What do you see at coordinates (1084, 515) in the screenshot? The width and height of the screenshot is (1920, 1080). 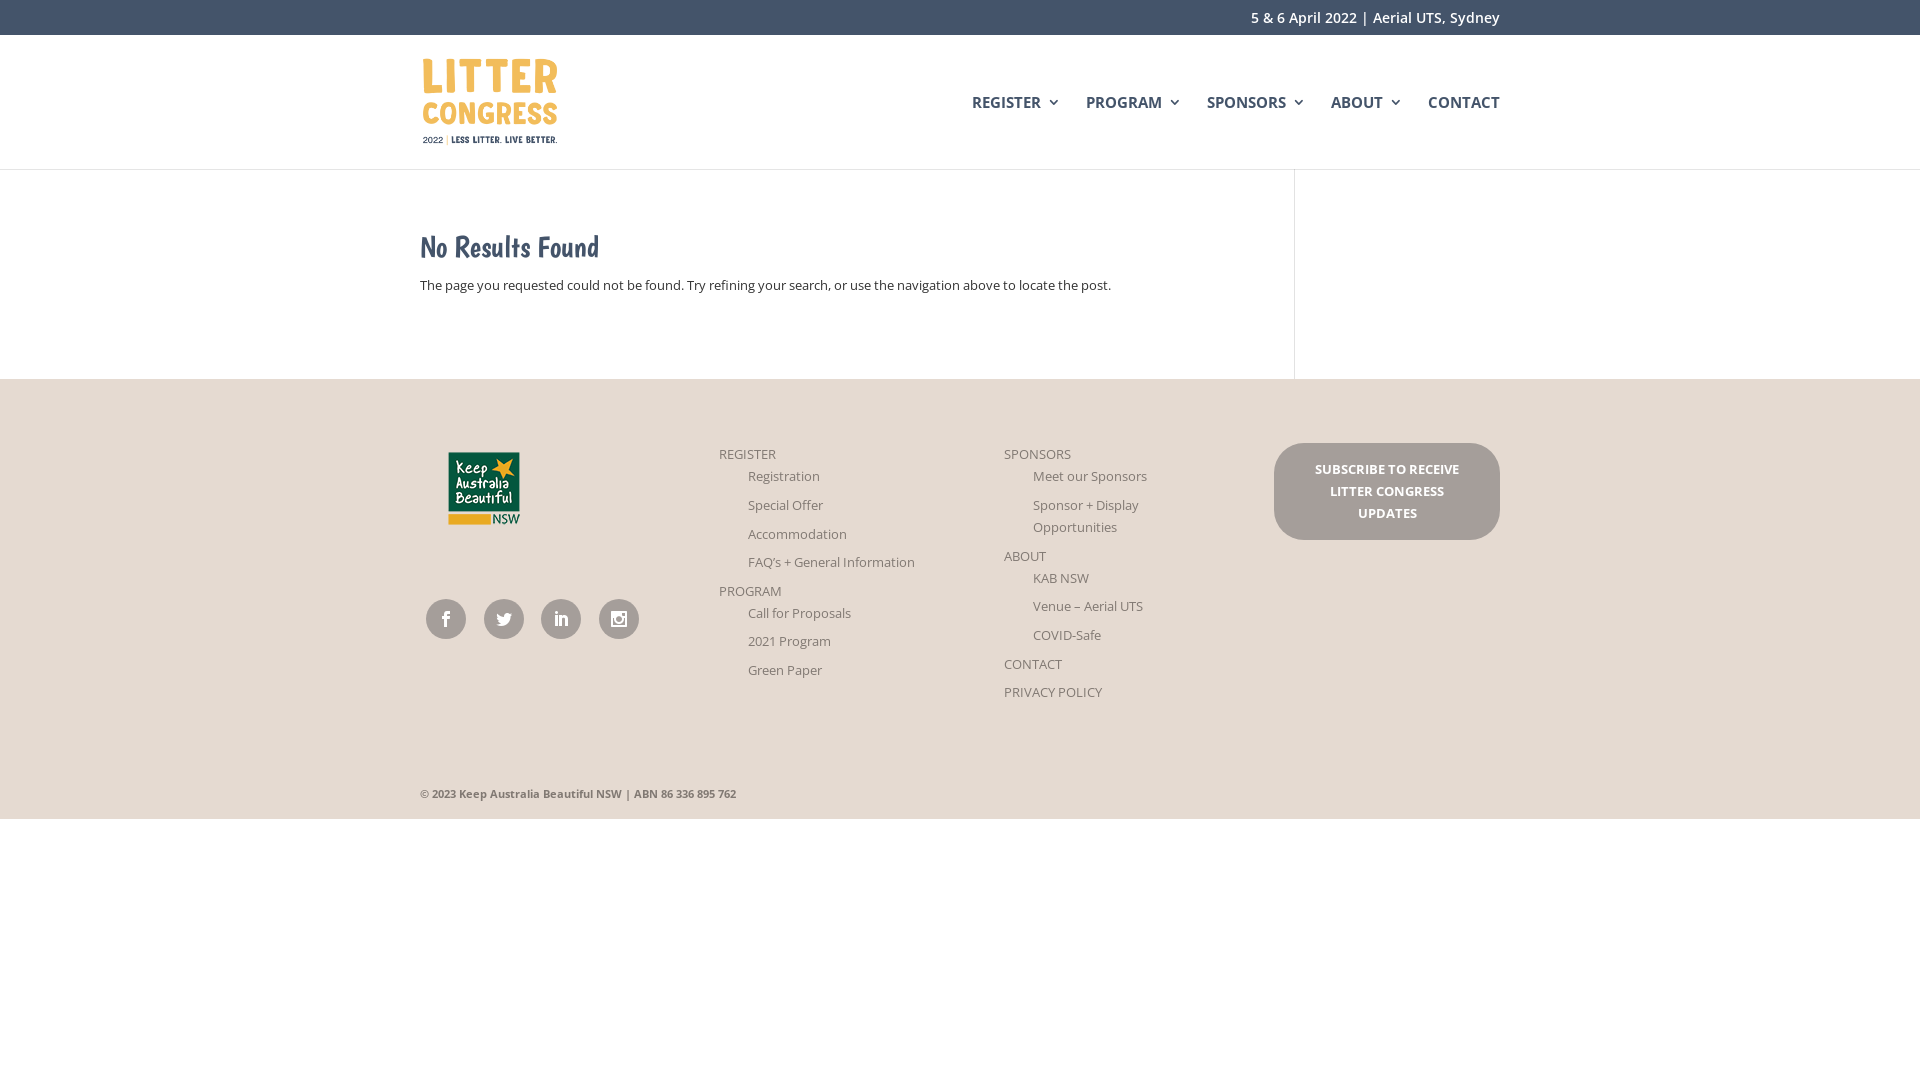 I see `'Sponsor + Display Opportunities'` at bounding box center [1084, 515].